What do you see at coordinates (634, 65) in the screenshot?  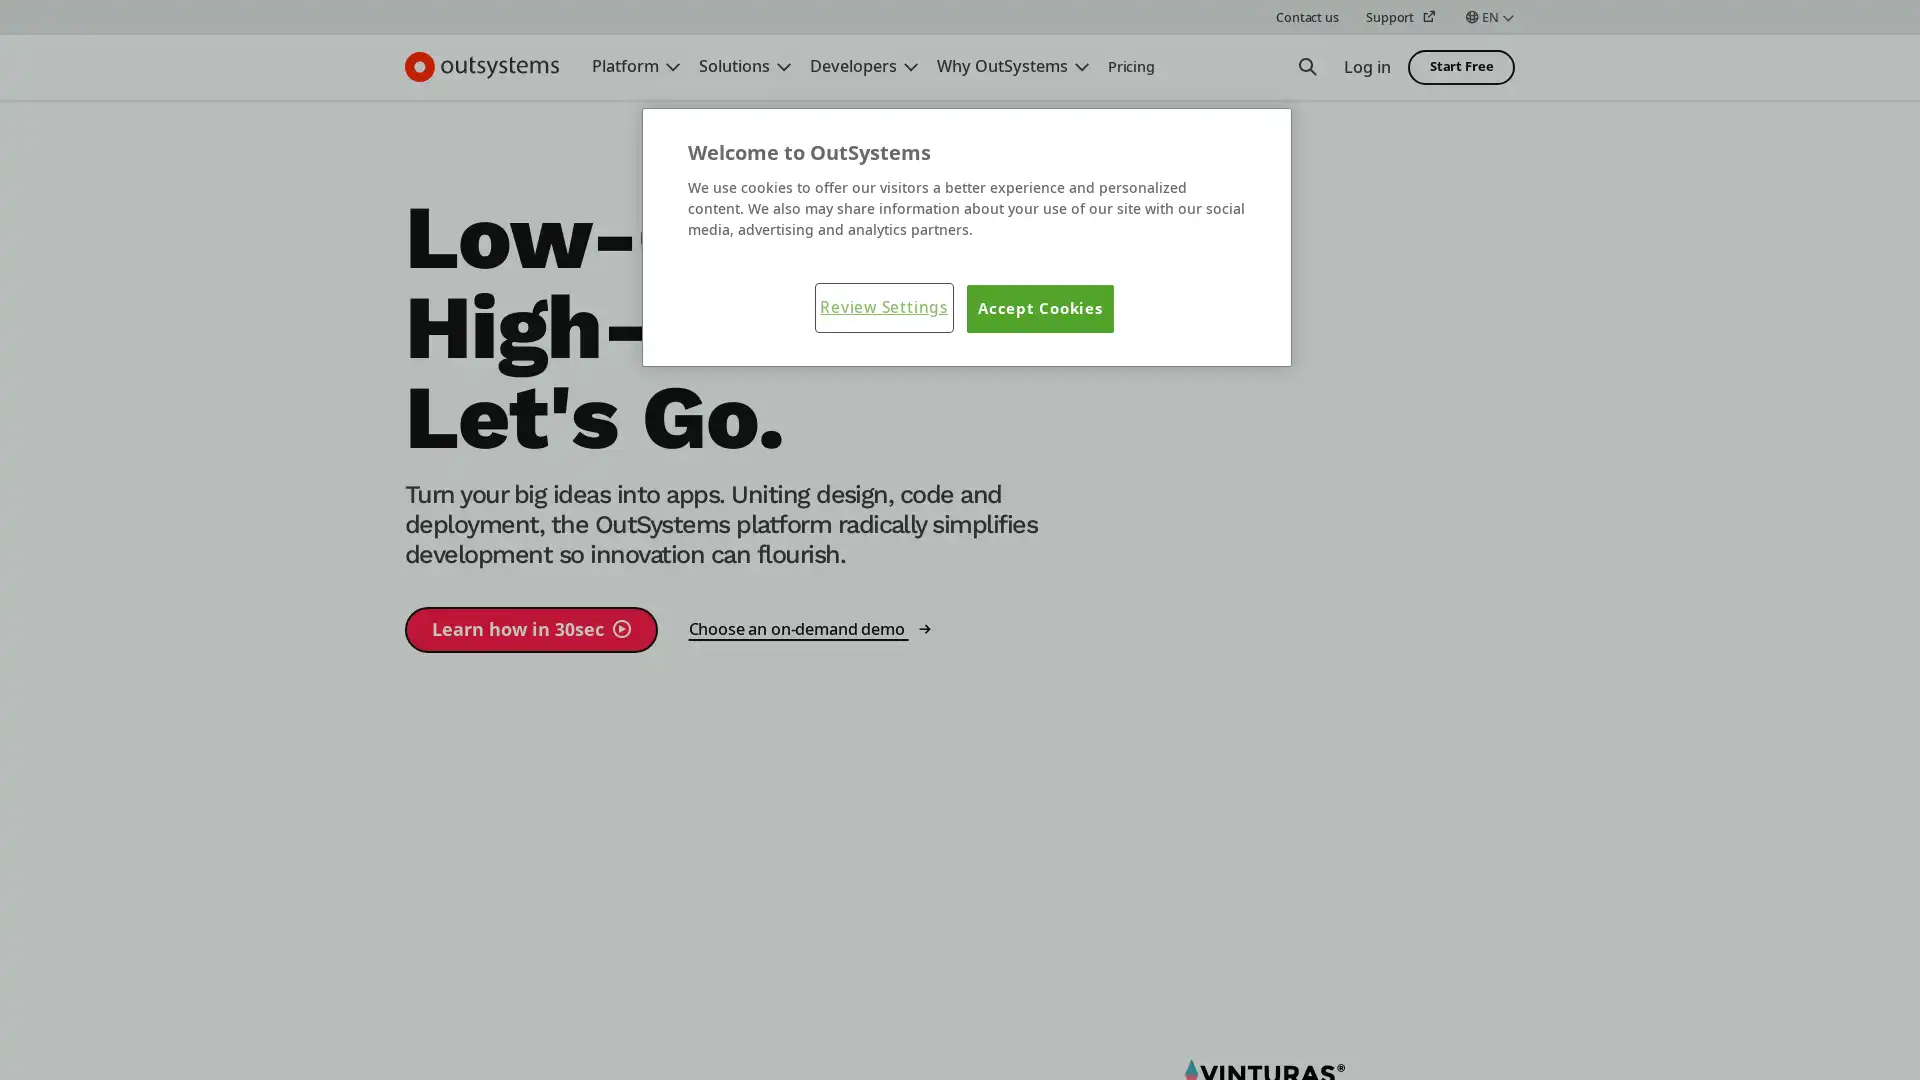 I see `Platform` at bounding box center [634, 65].